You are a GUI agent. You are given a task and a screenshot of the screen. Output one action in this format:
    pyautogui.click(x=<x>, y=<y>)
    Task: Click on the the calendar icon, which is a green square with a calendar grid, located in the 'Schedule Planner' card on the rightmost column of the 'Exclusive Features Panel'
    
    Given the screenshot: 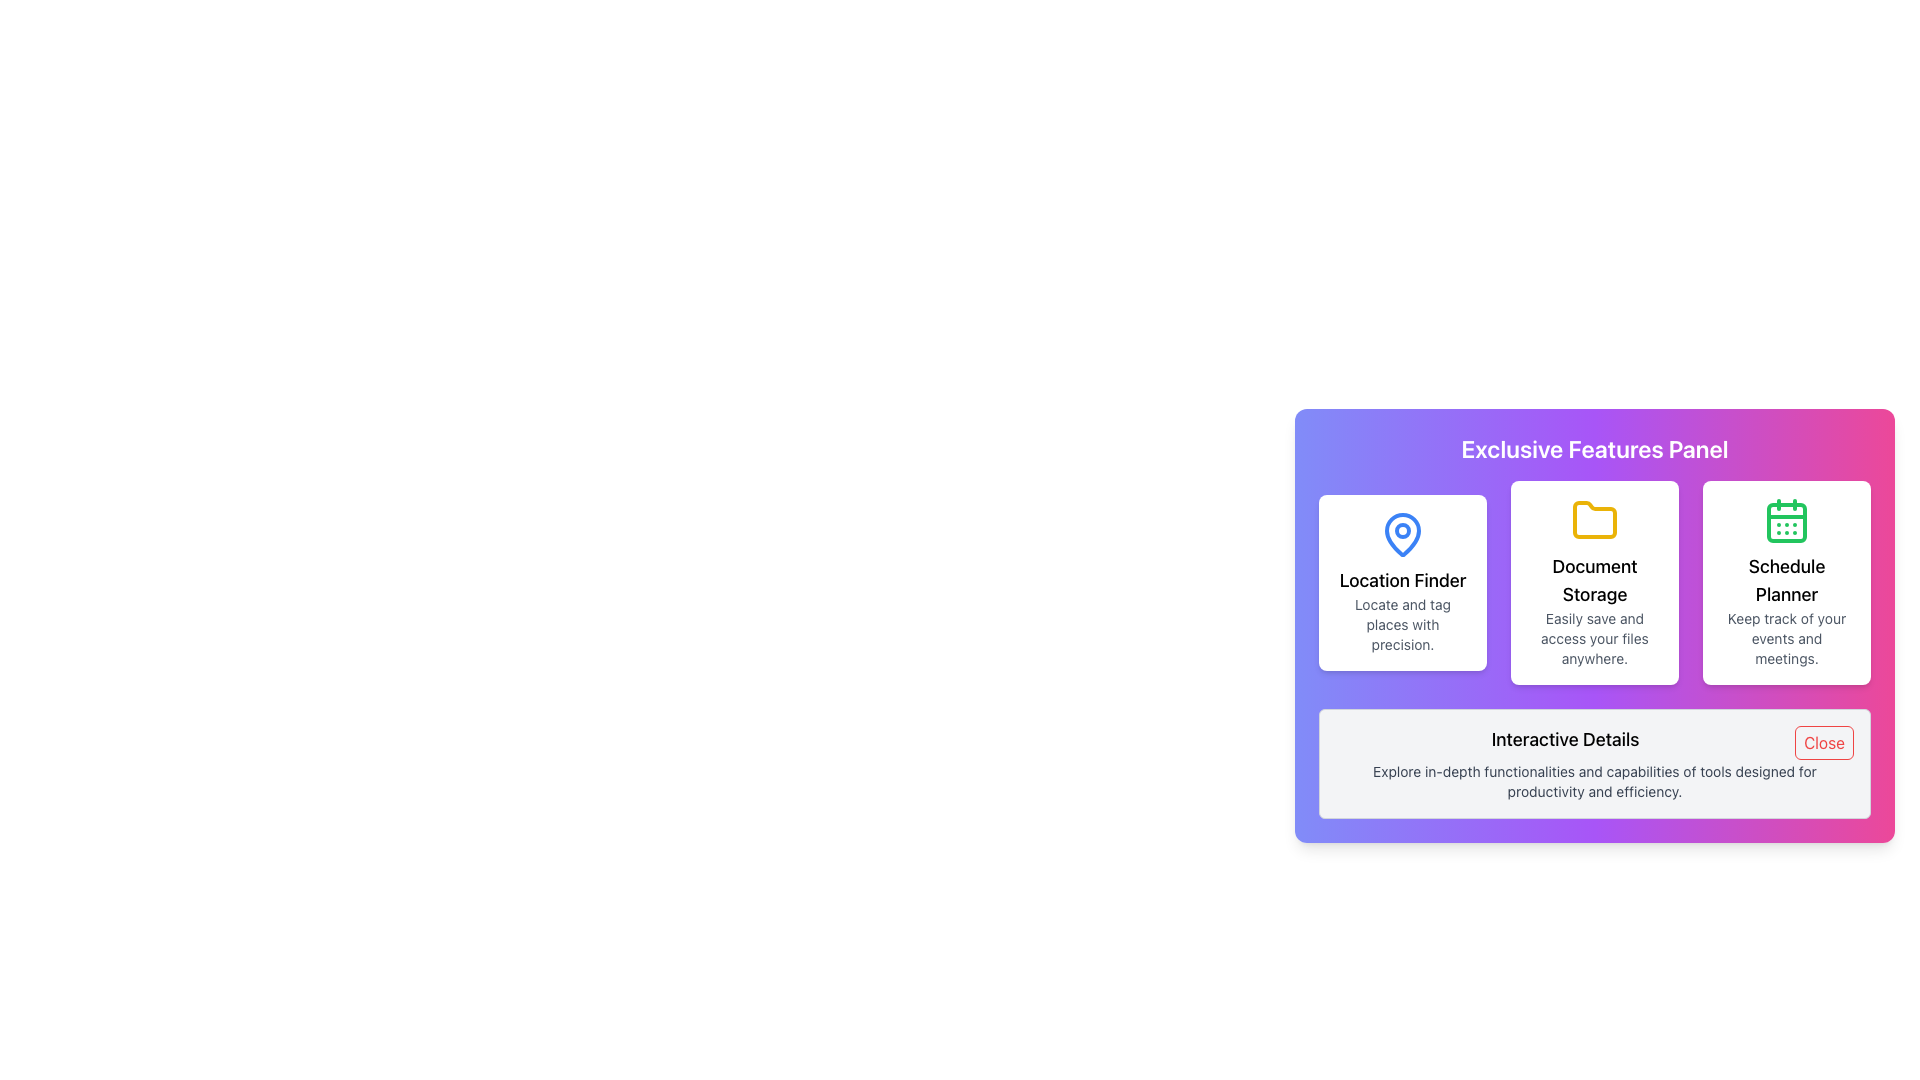 What is the action you would take?
    pyautogui.click(x=1786, y=519)
    